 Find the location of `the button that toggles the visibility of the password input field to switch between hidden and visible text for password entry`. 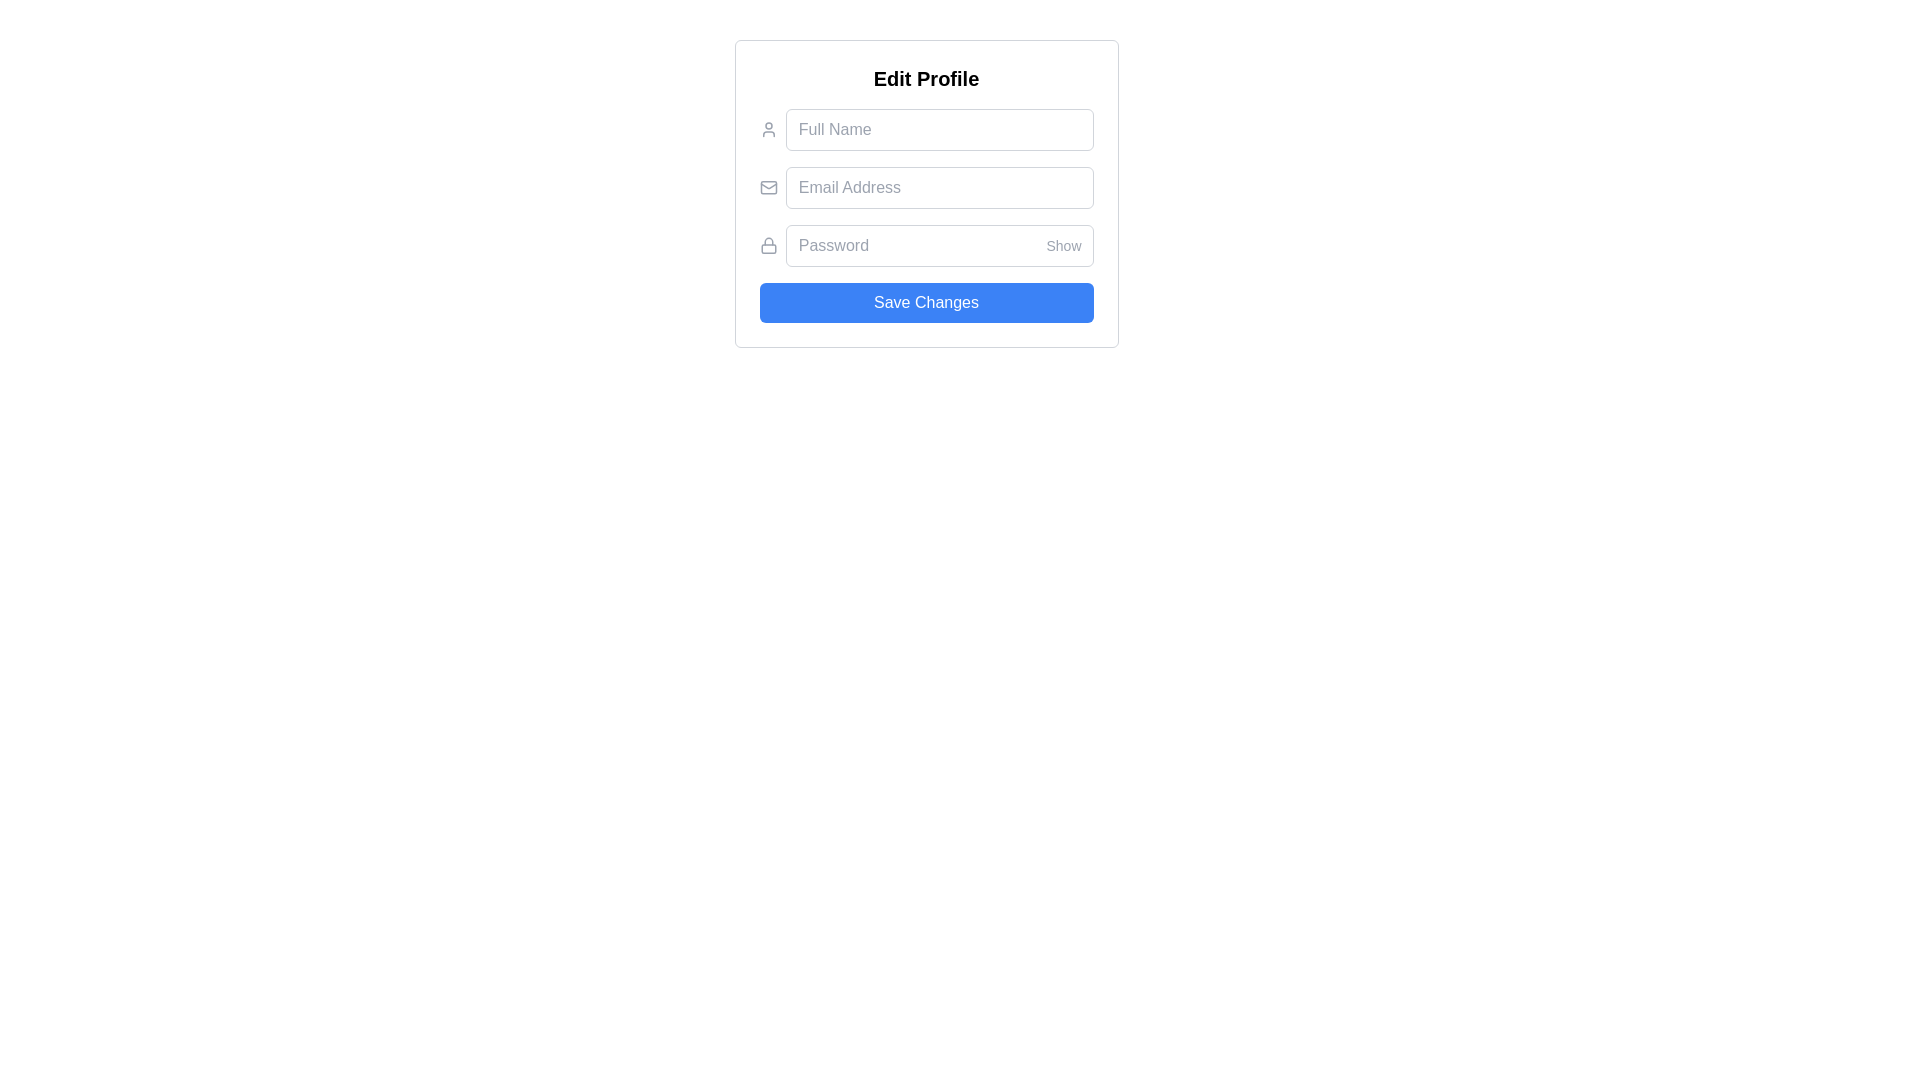

the button that toggles the visibility of the password input field to switch between hidden and visible text for password entry is located at coordinates (1063, 245).